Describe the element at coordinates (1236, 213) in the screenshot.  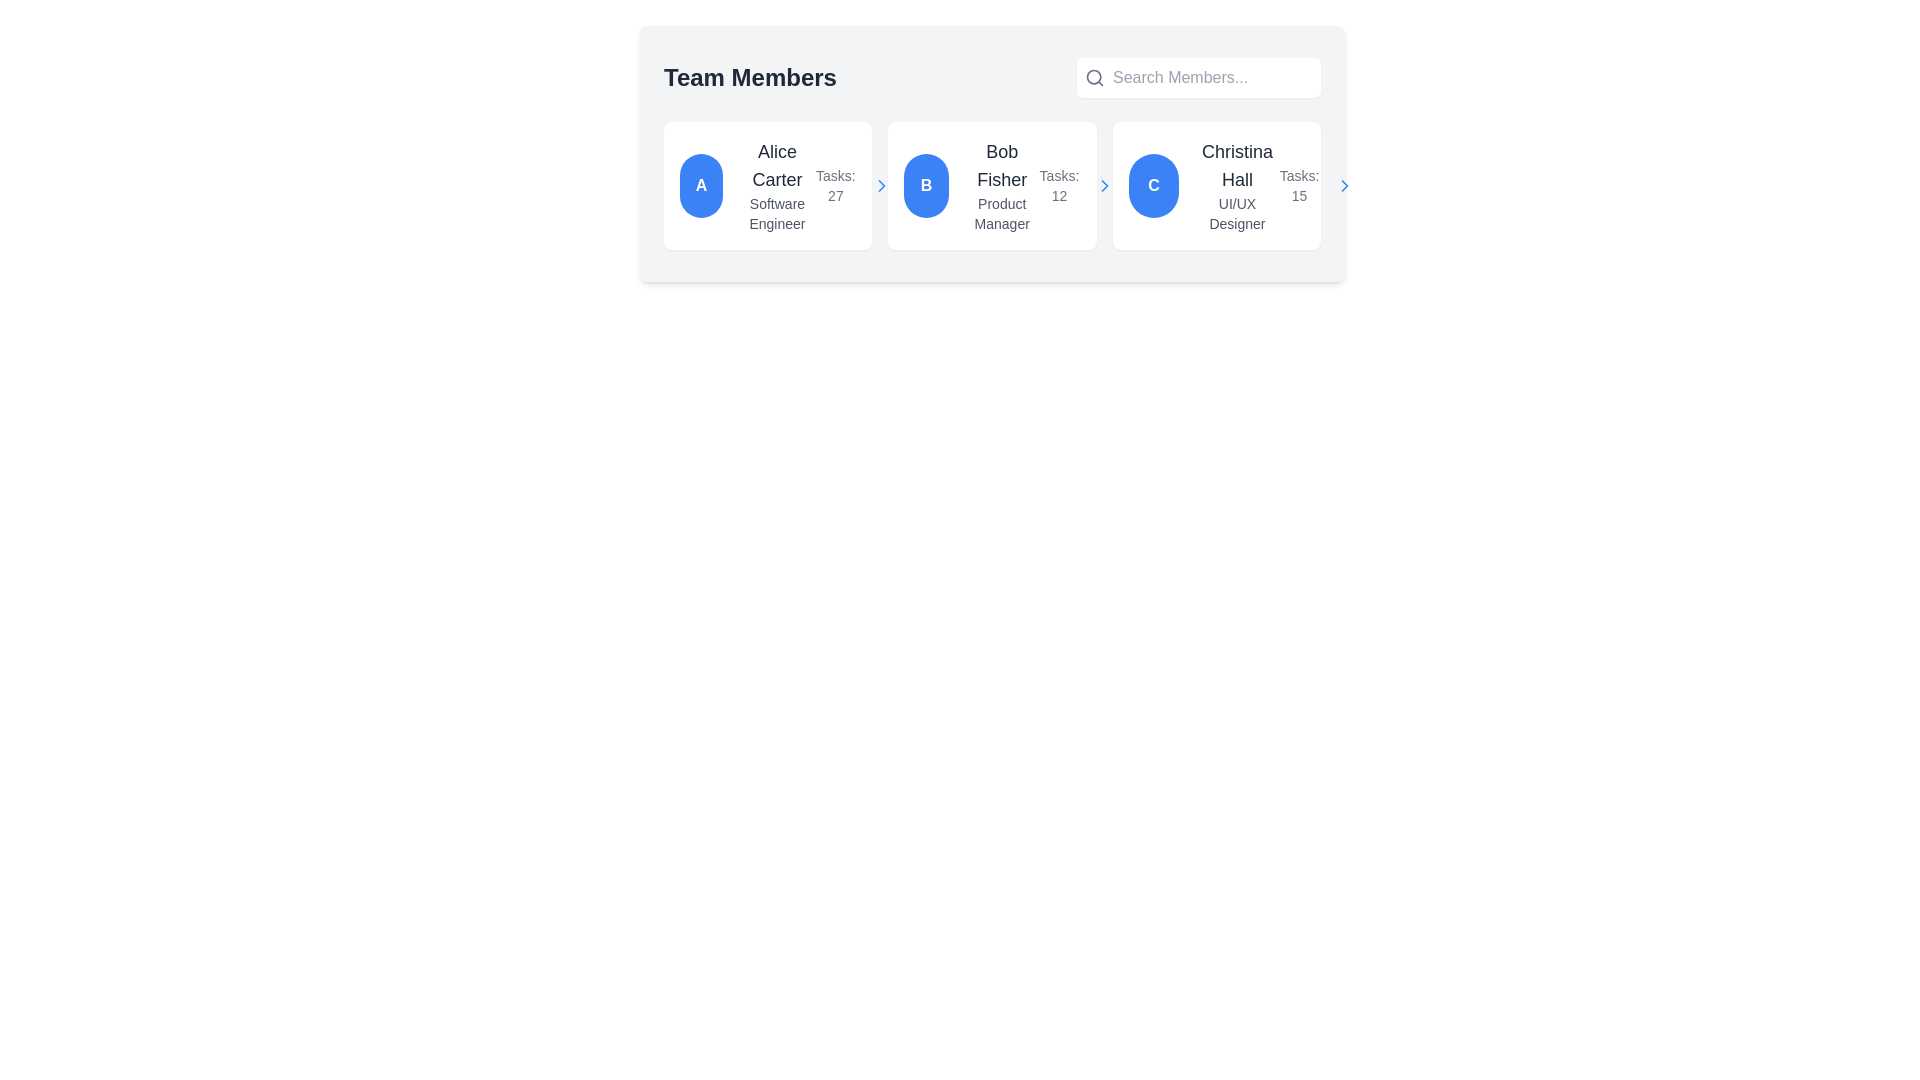
I see `role description from the text label that reads 'UI/UX Designer', which is displayed in gray color below the name 'Christina Hall'` at that location.